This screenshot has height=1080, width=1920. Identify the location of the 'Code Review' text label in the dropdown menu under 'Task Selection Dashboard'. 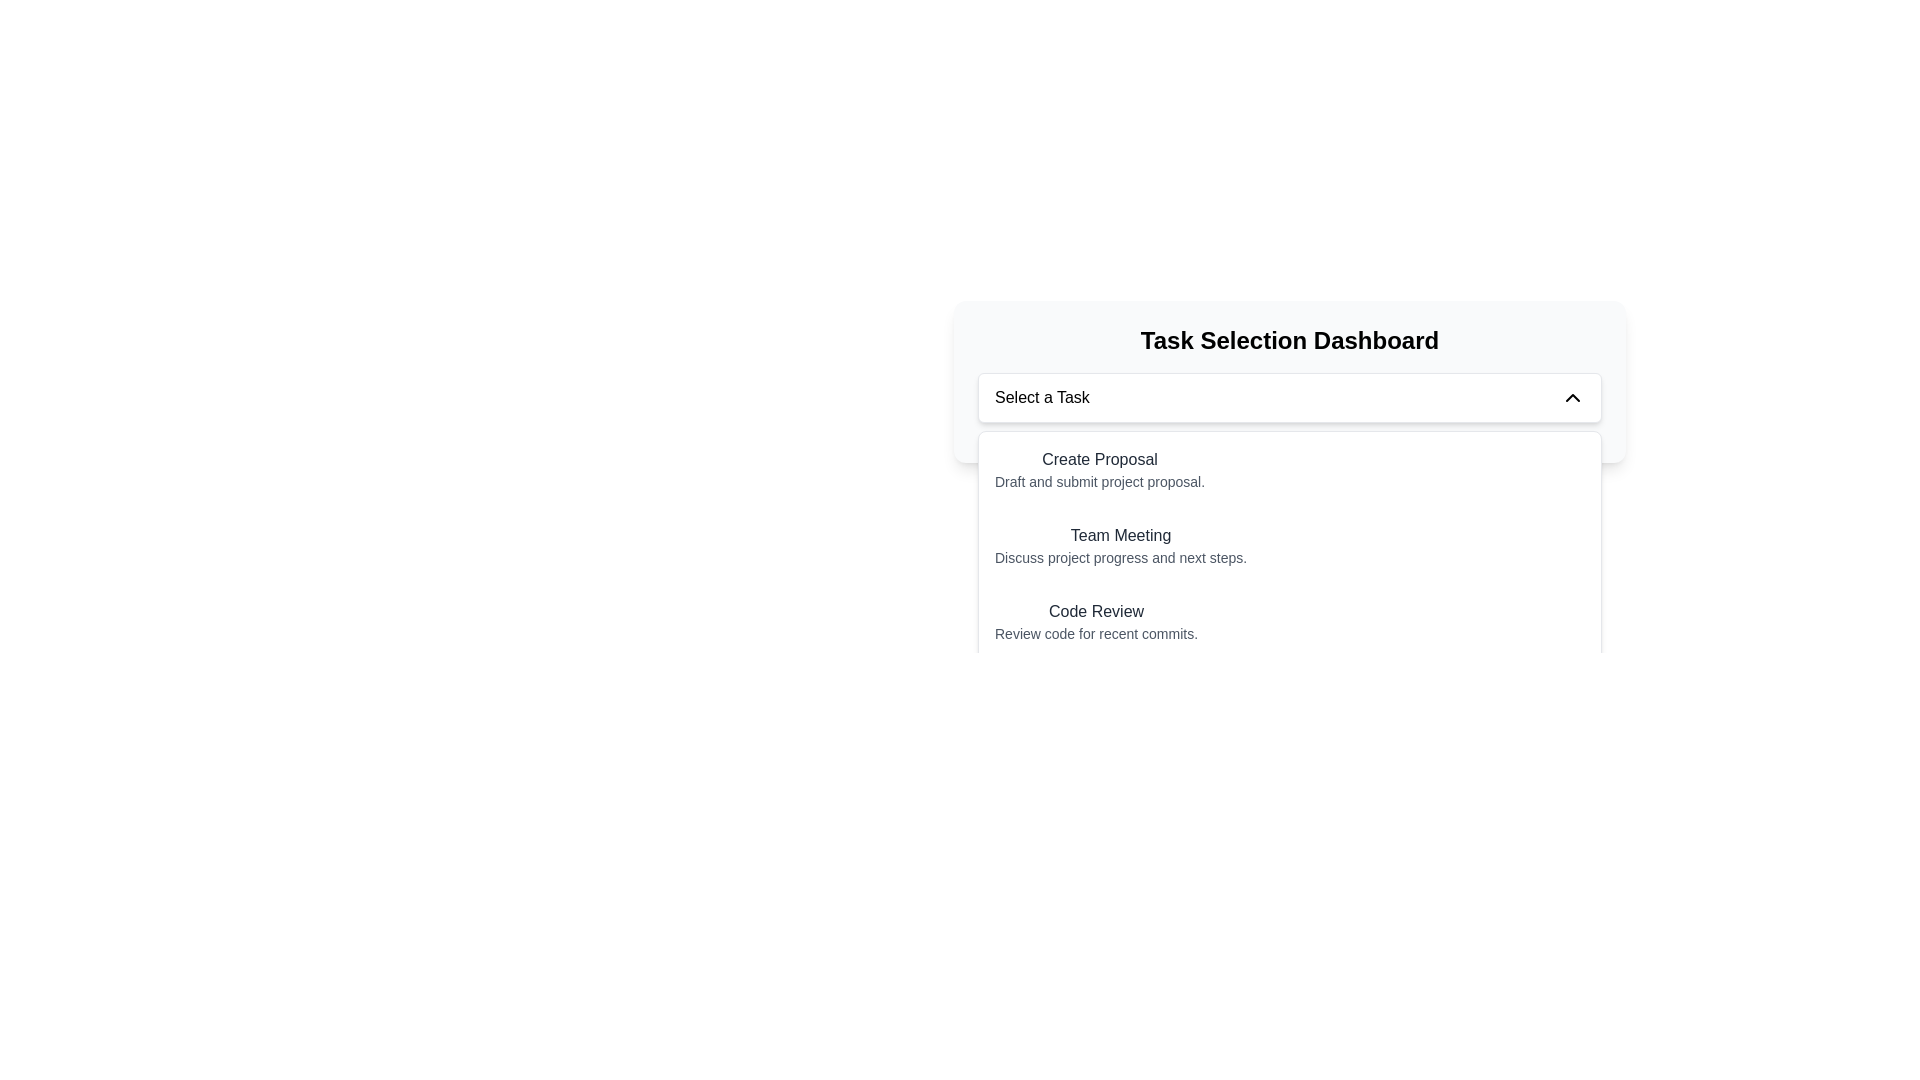
(1095, 611).